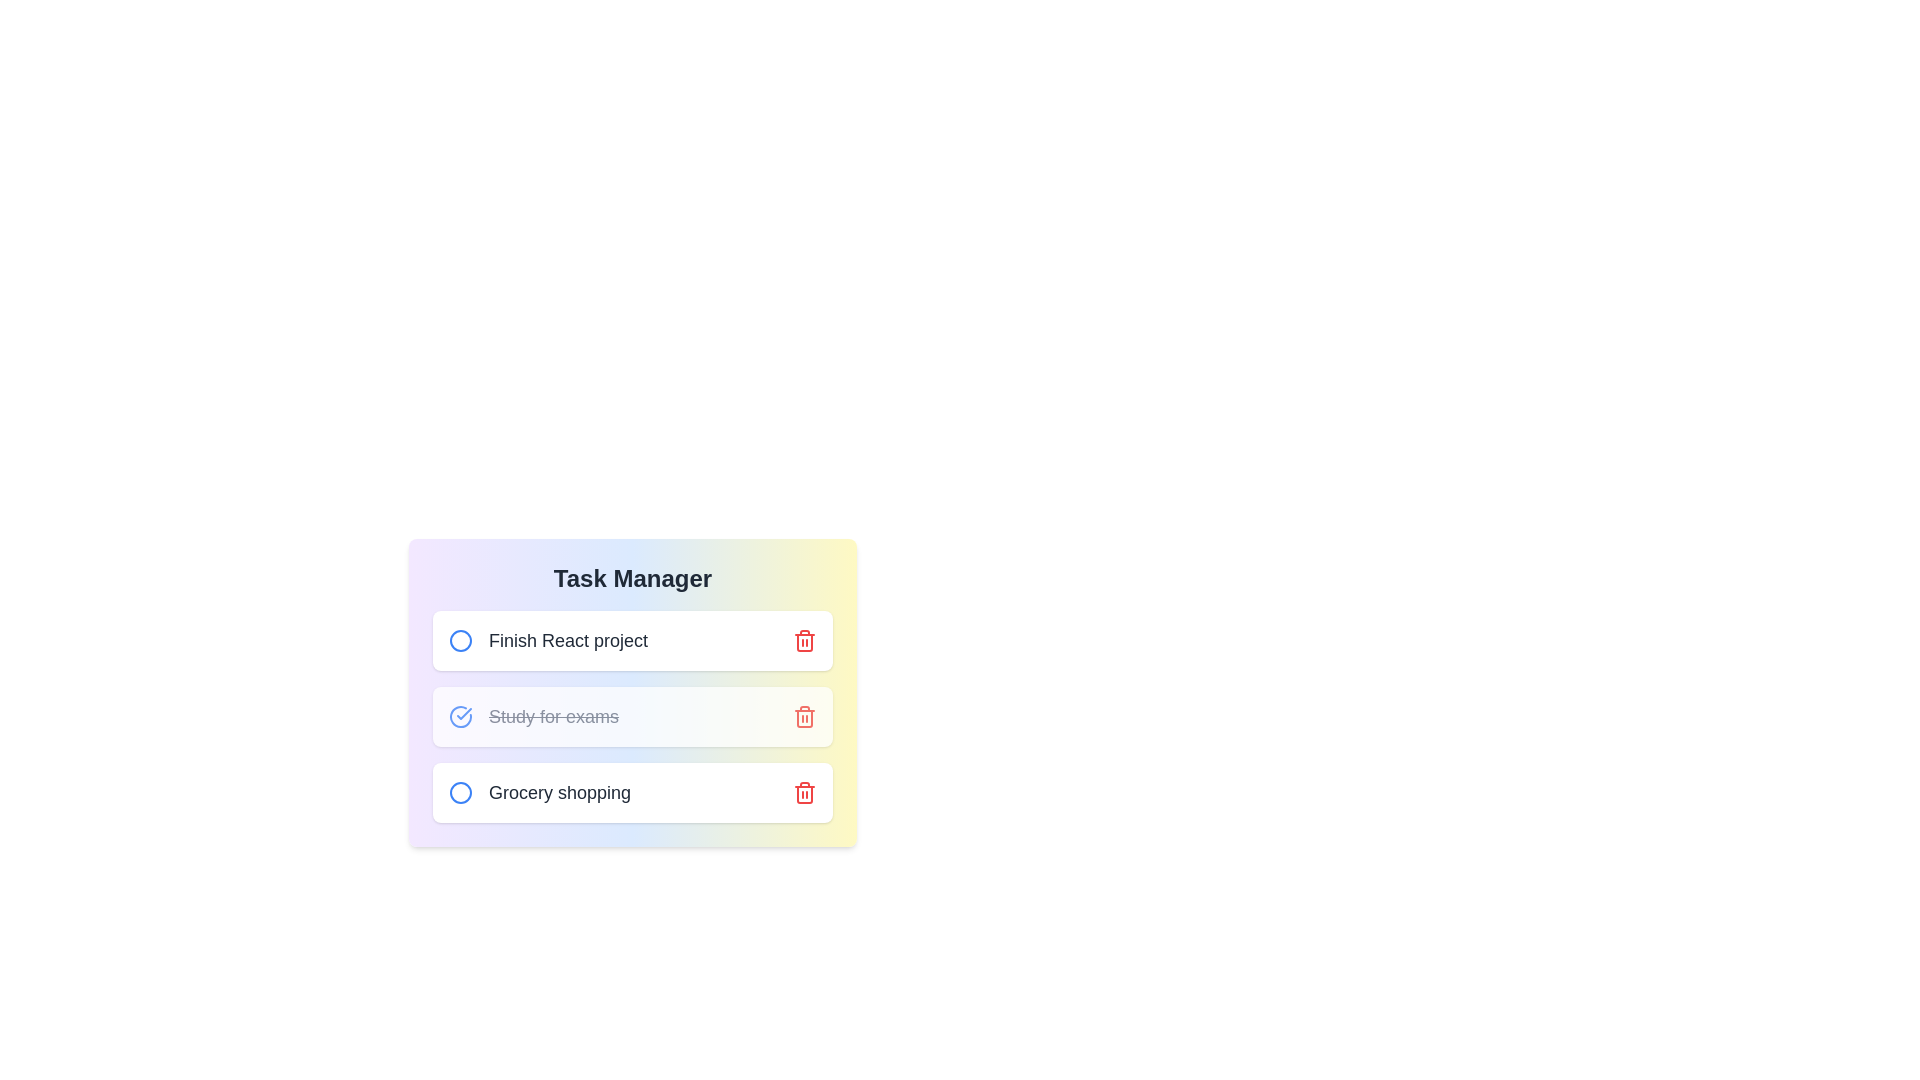 The width and height of the screenshot is (1920, 1080). Describe the element at coordinates (805, 792) in the screenshot. I see `the delete icon to remove the task Grocery shopping` at that location.